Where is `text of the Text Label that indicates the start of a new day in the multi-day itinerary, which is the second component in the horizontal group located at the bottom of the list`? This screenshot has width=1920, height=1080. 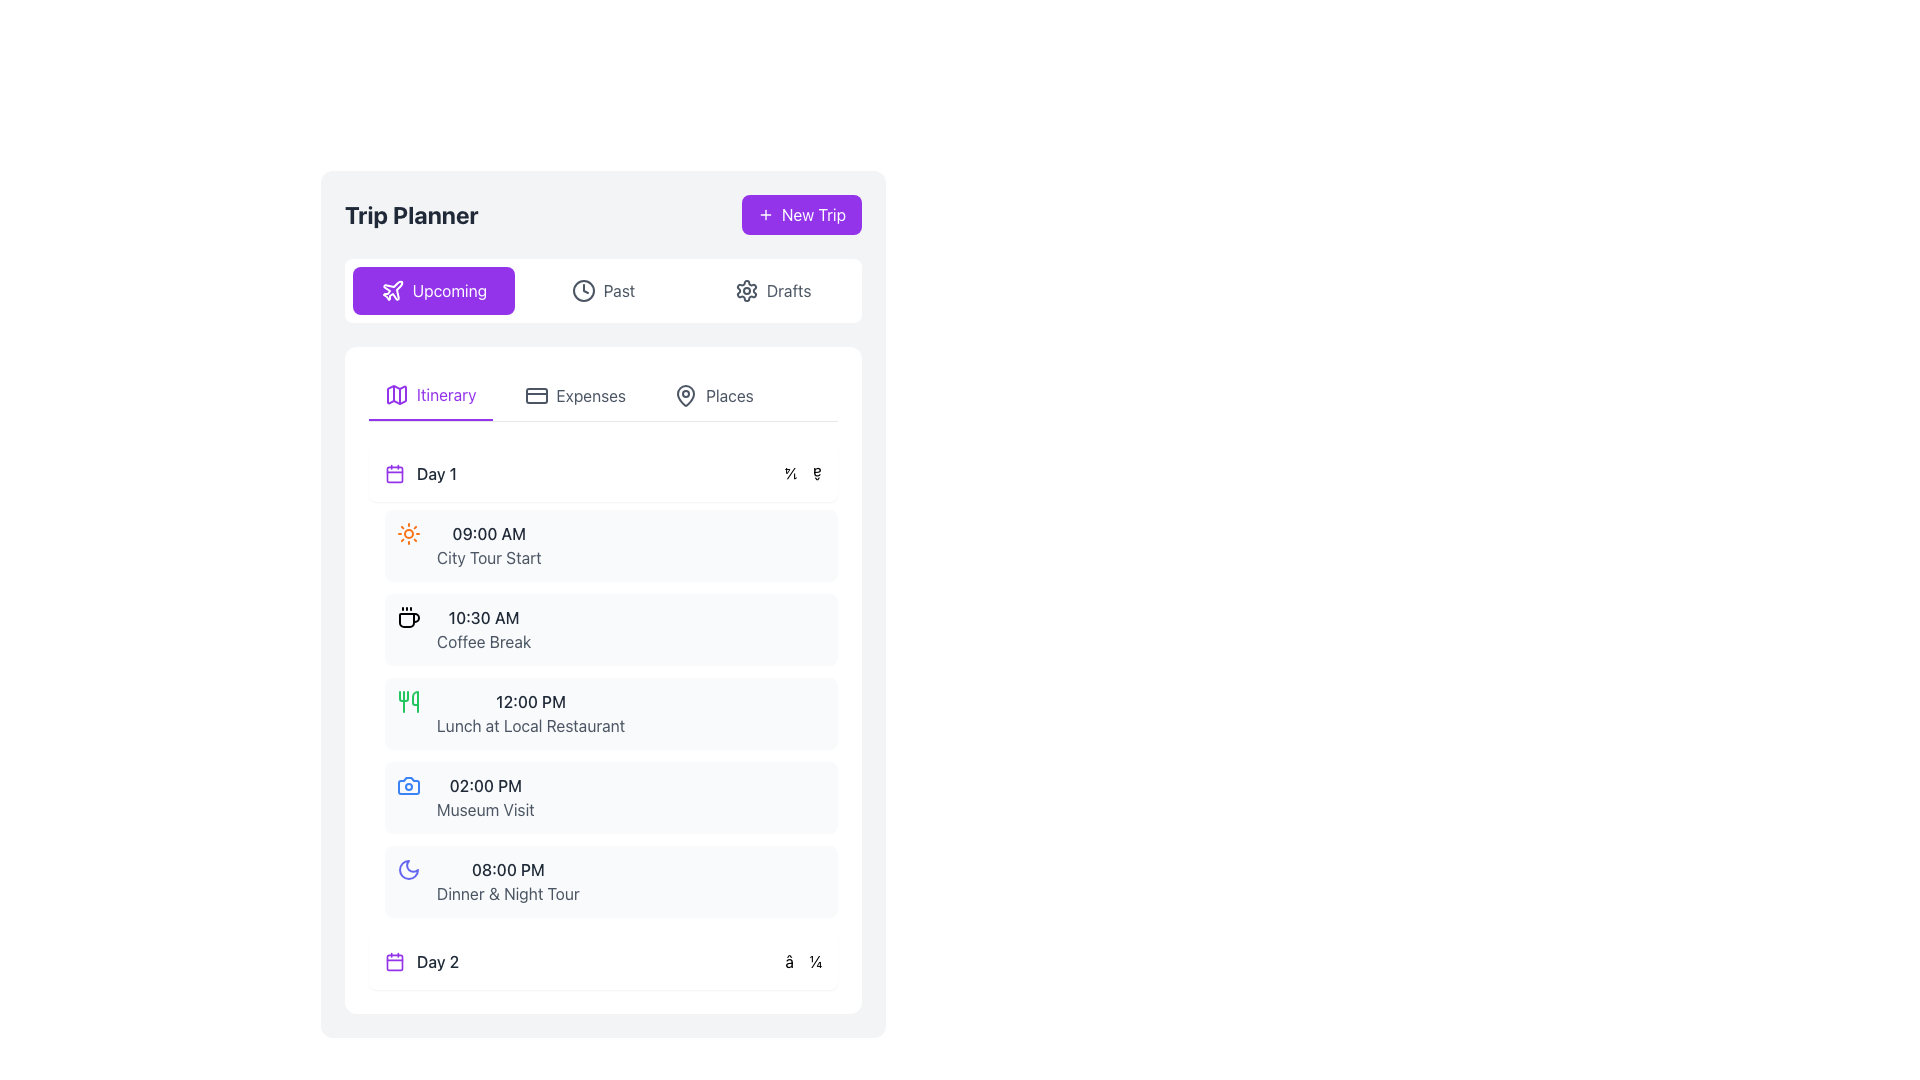 text of the Text Label that indicates the start of a new day in the multi-day itinerary, which is the second component in the horizontal group located at the bottom of the list is located at coordinates (437, 960).